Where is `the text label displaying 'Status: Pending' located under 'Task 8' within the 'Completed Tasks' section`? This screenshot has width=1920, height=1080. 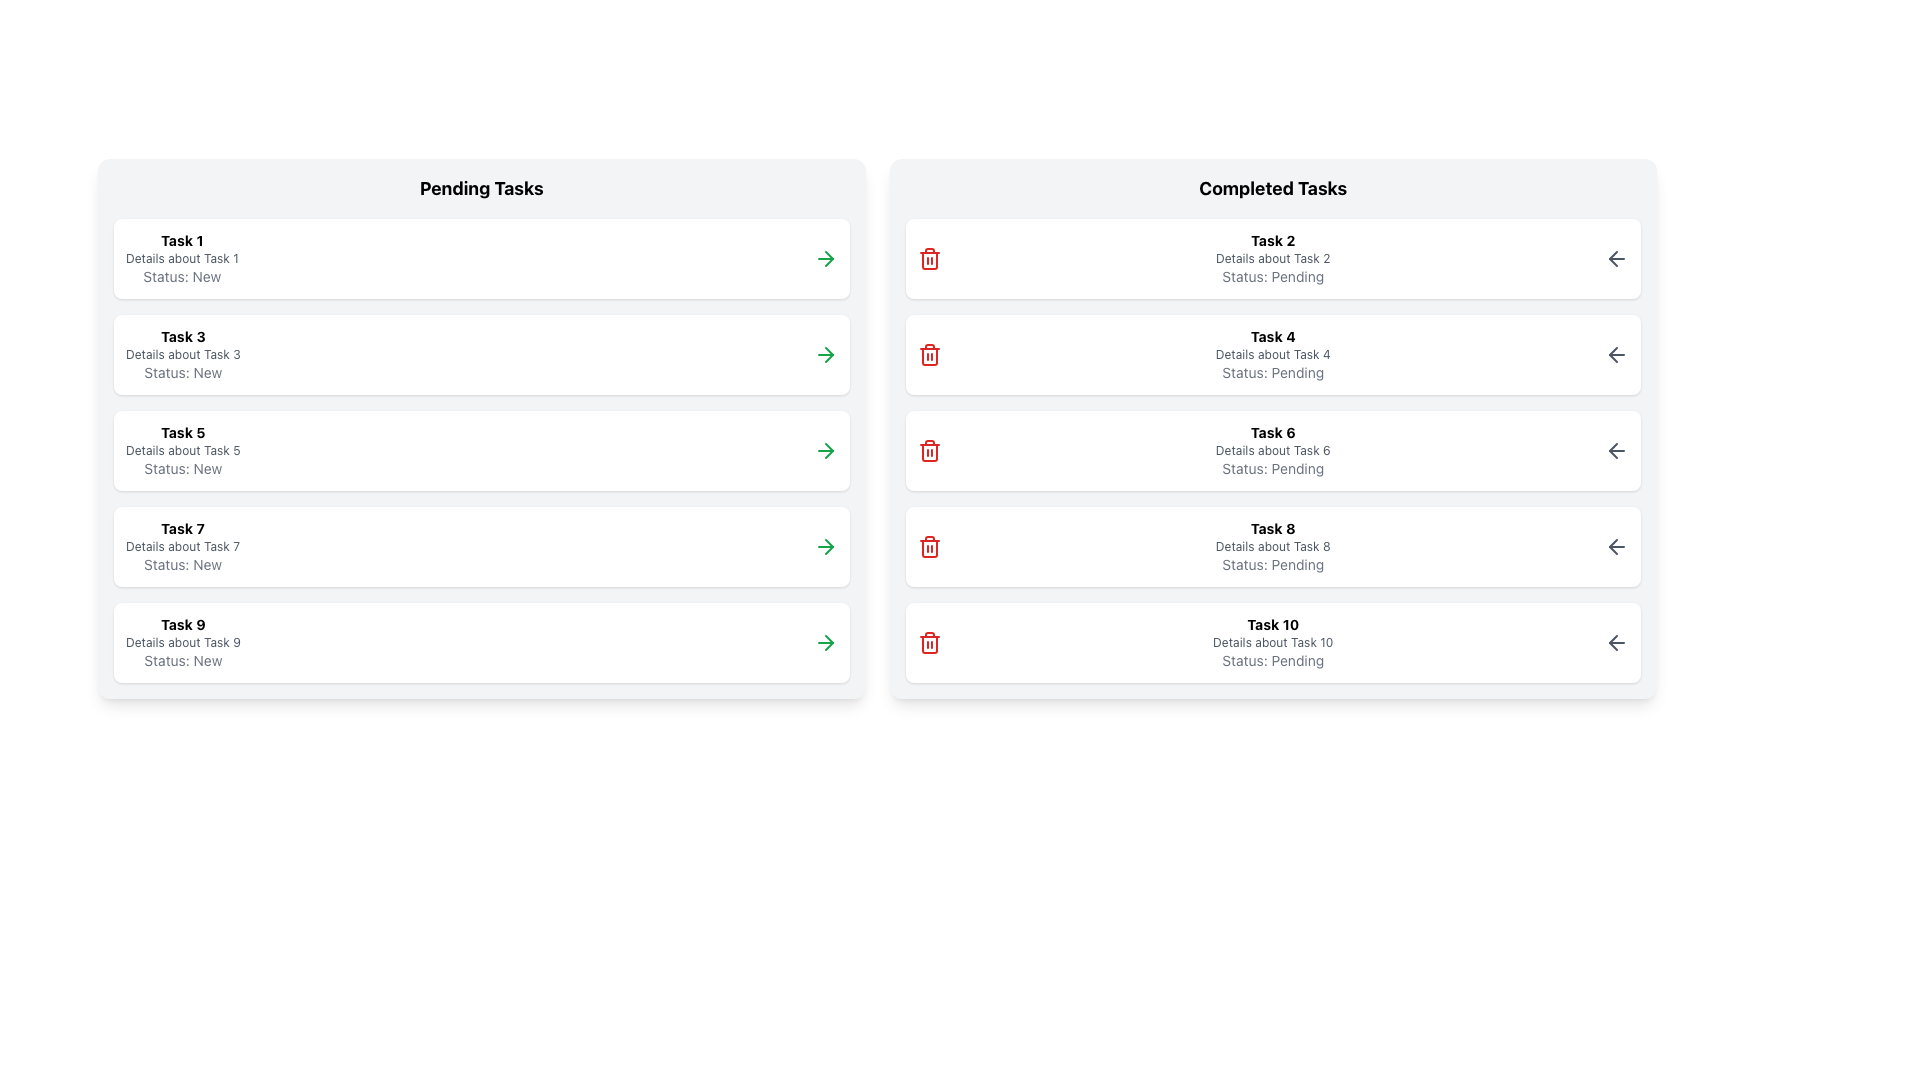 the text label displaying 'Status: Pending' located under 'Task 8' within the 'Completed Tasks' section is located at coordinates (1272, 564).